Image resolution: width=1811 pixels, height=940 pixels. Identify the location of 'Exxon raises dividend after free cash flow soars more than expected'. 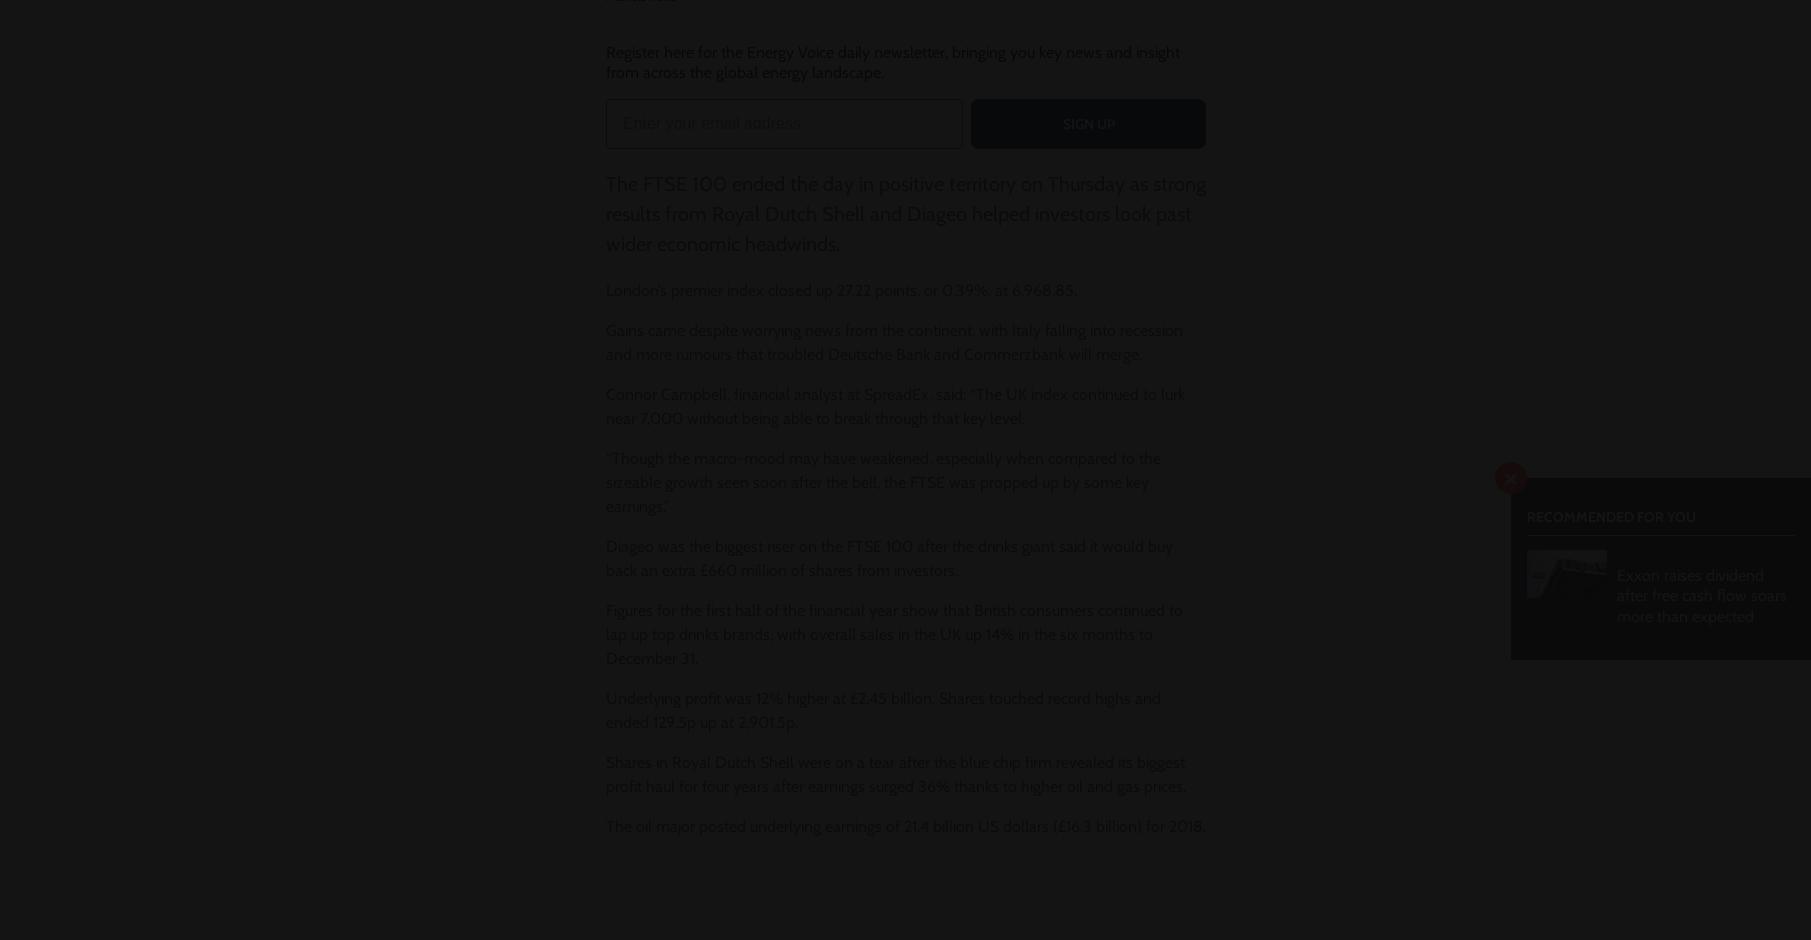
(1701, 594).